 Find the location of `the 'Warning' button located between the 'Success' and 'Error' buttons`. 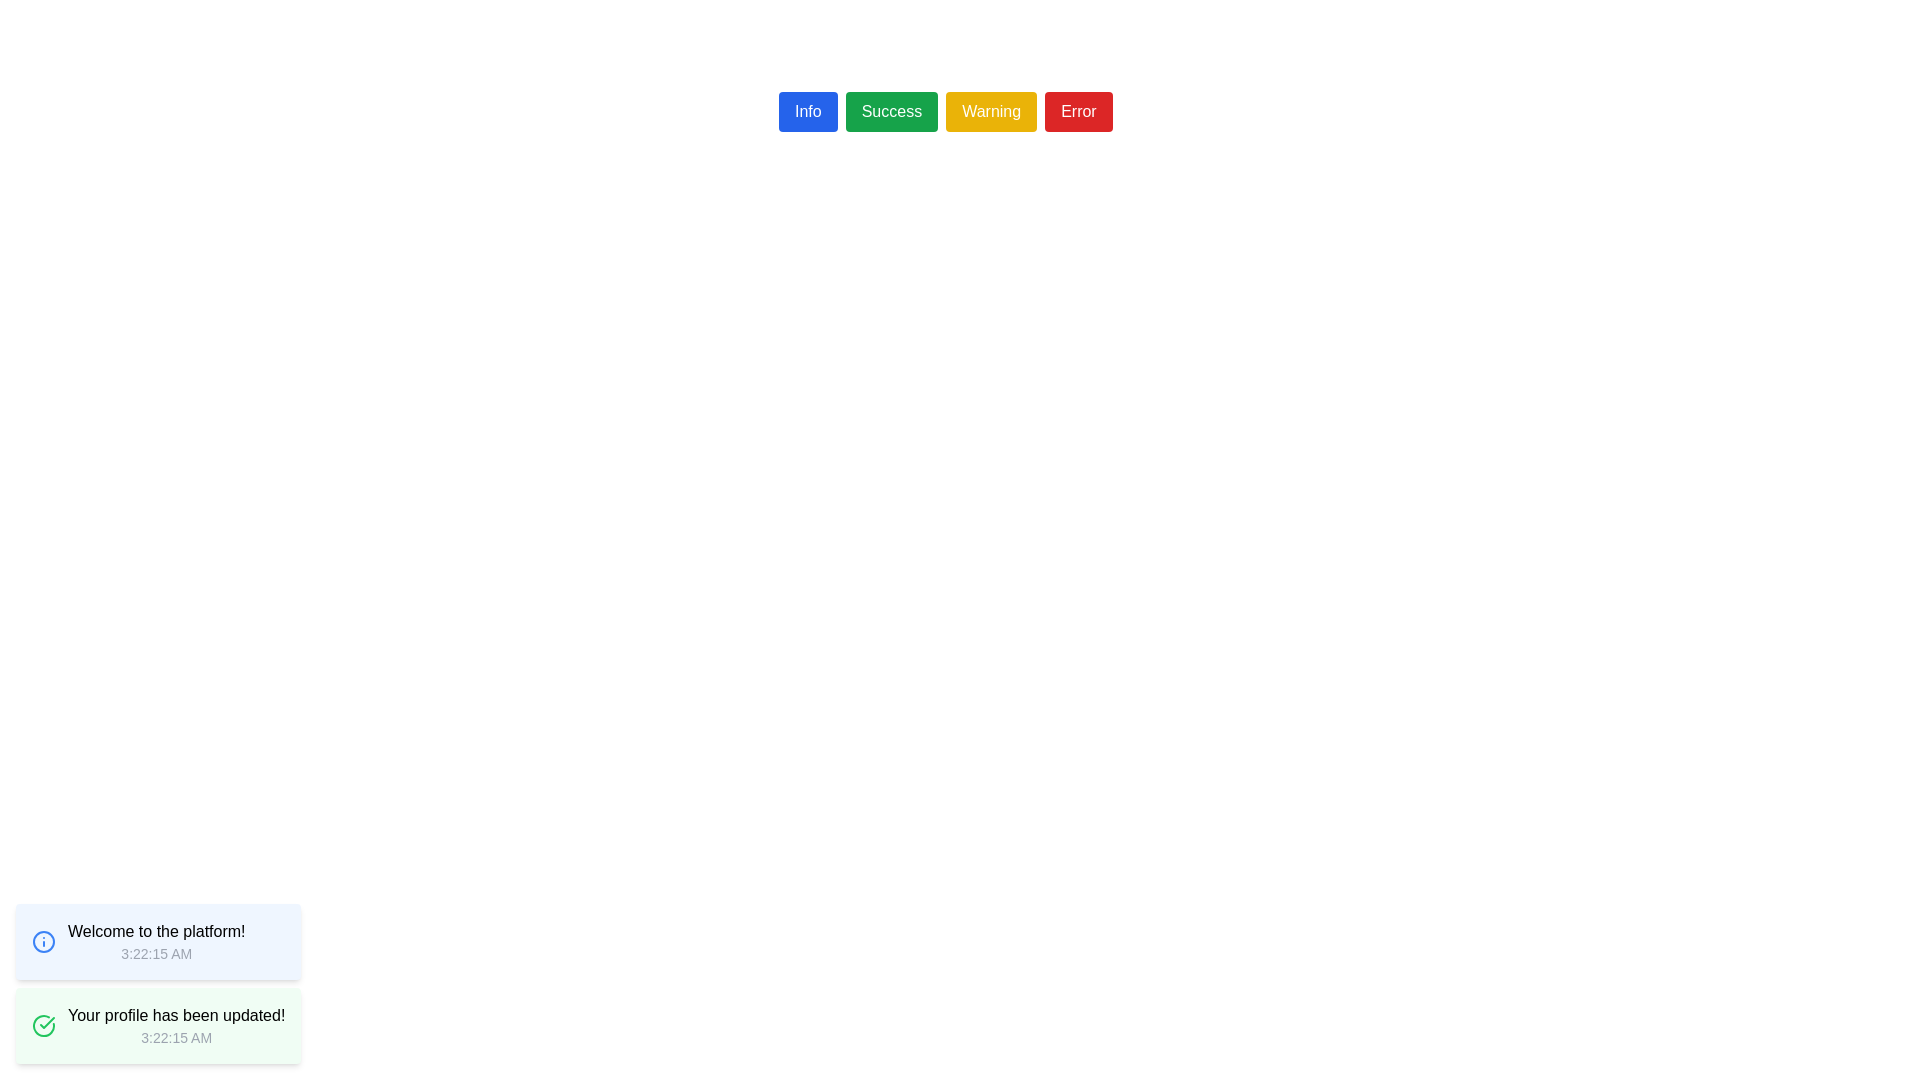

the 'Warning' button located between the 'Success' and 'Error' buttons is located at coordinates (991, 111).